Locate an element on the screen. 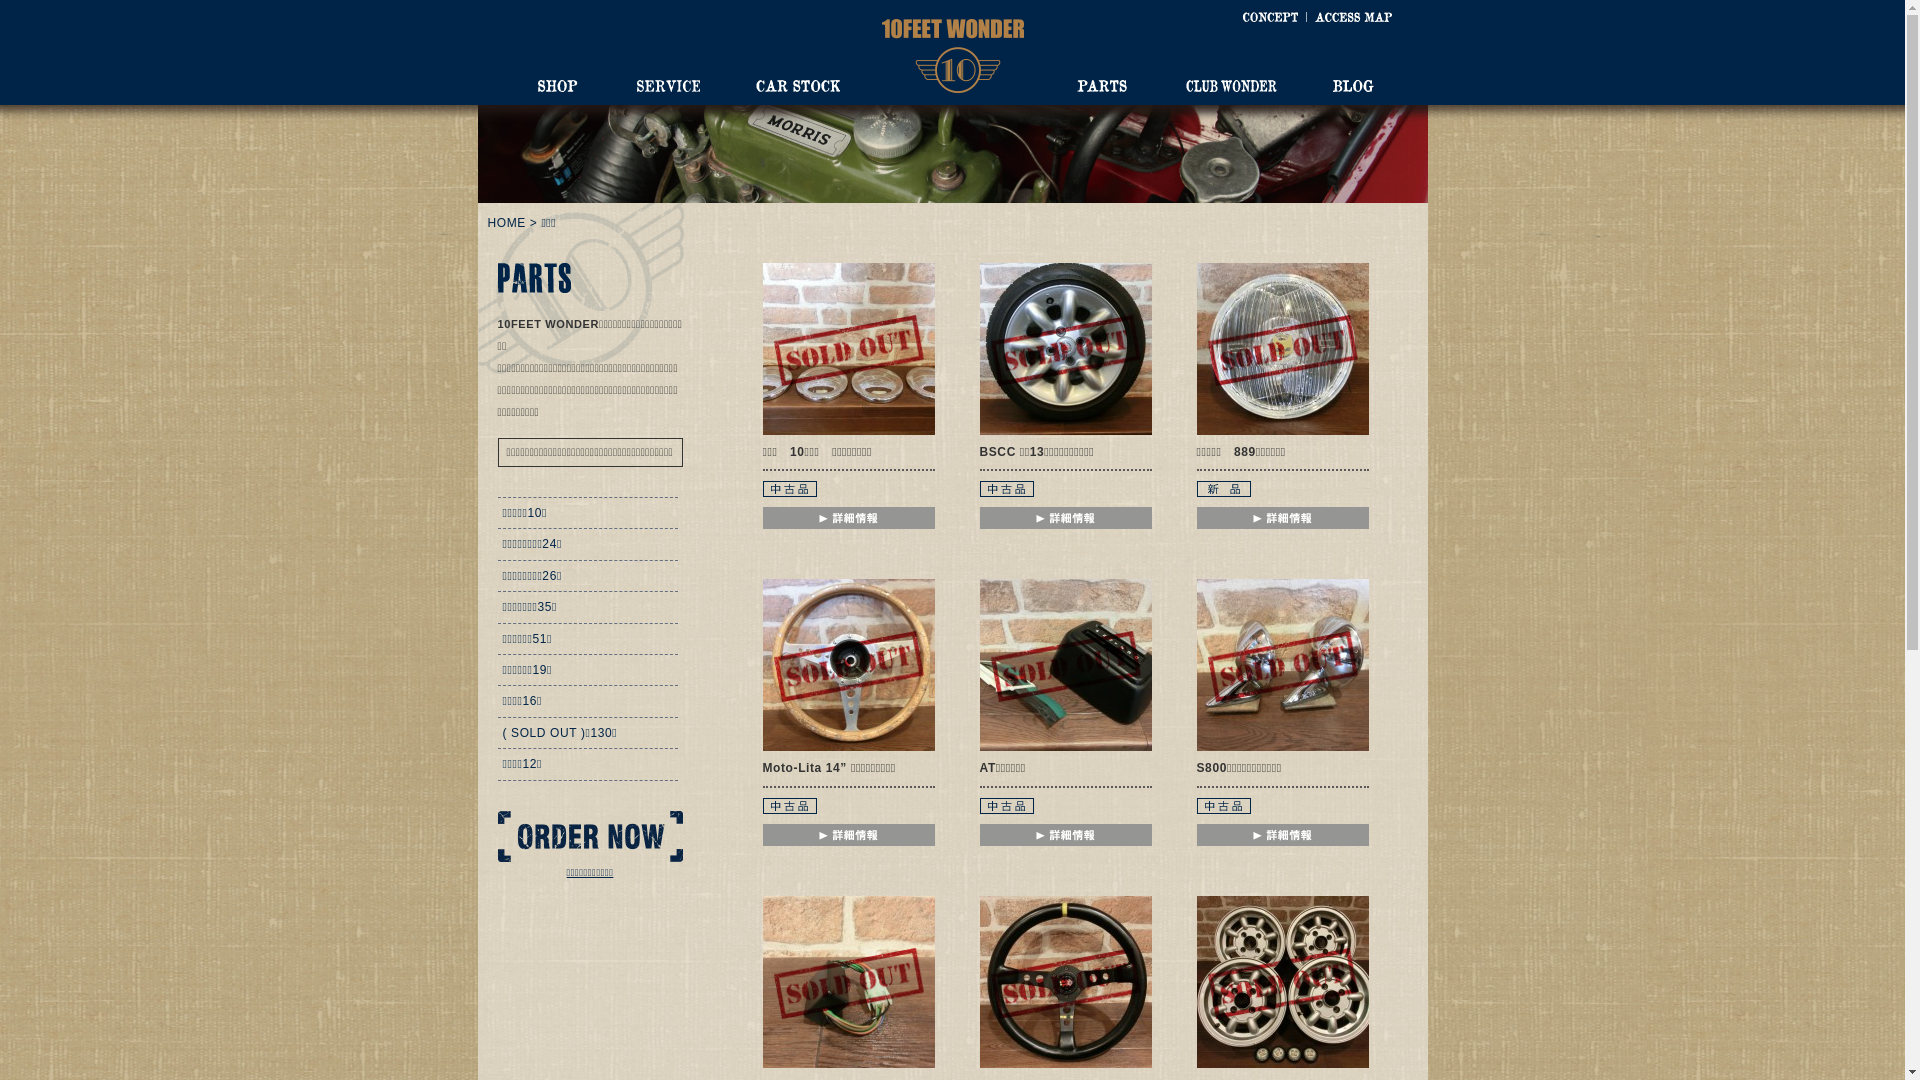 The height and width of the screenshot is (1080, 1920). 'PARTS' is located at coordinates (1099, 84).